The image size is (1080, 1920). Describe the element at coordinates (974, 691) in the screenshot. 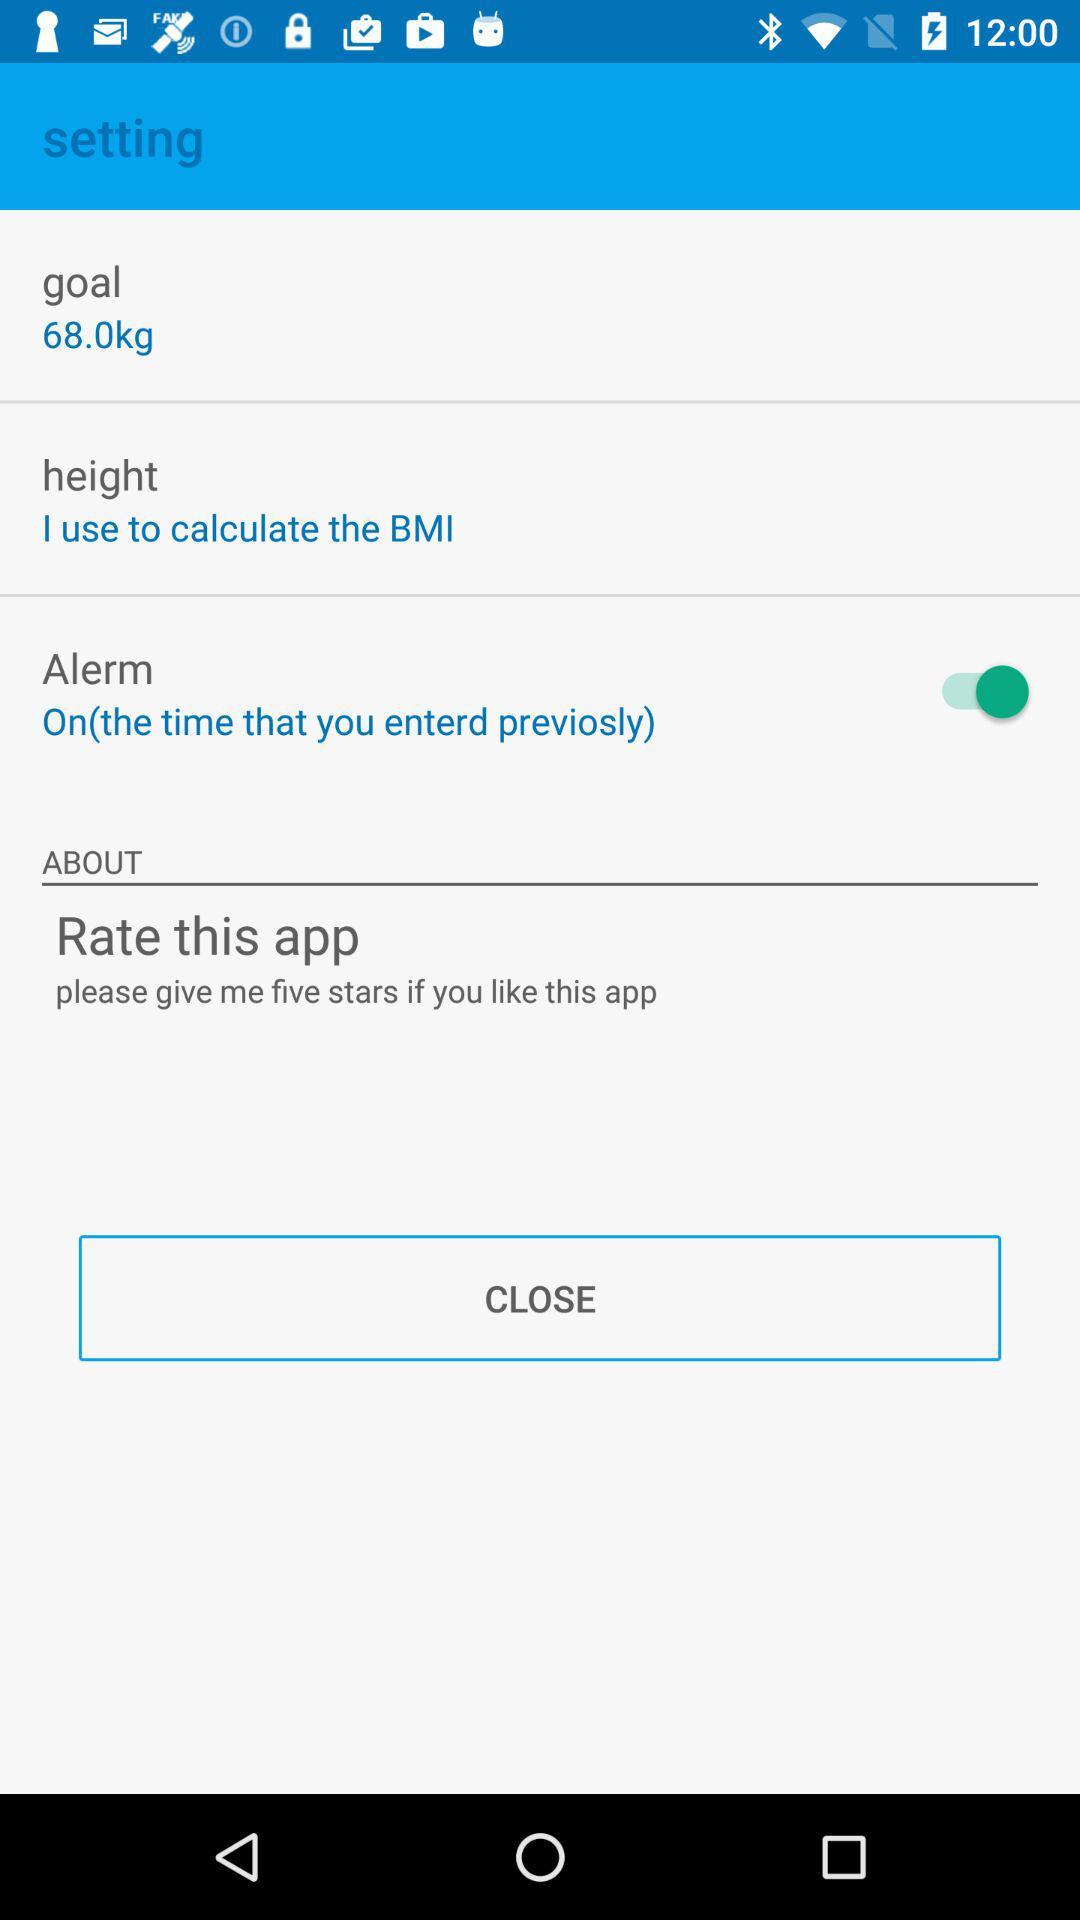

I see `icon next to the on the time icon` at that location.